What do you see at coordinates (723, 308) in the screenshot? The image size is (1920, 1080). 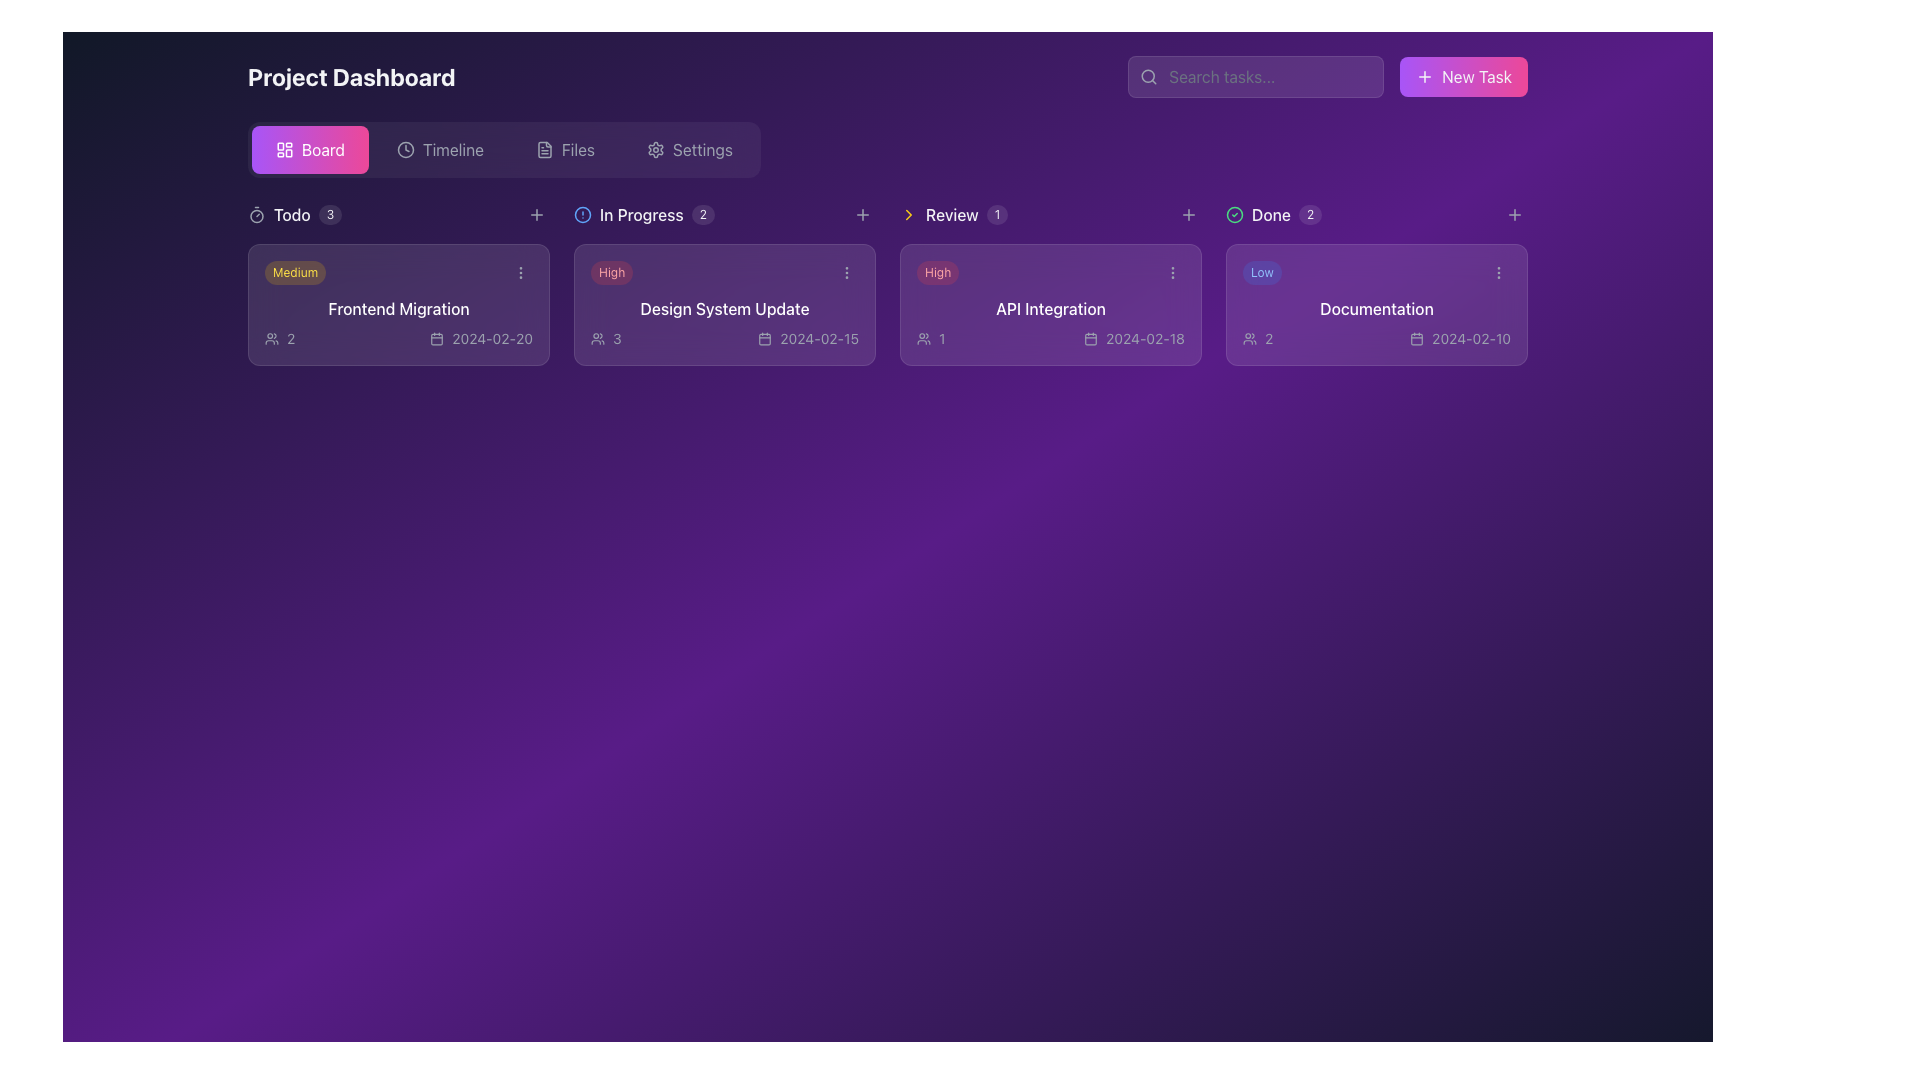 I see `the text label displaying 'Design System Update' located within the 'High' card in the 'In Progress' column of the project management dashboard` at bounding box center [723, 308].